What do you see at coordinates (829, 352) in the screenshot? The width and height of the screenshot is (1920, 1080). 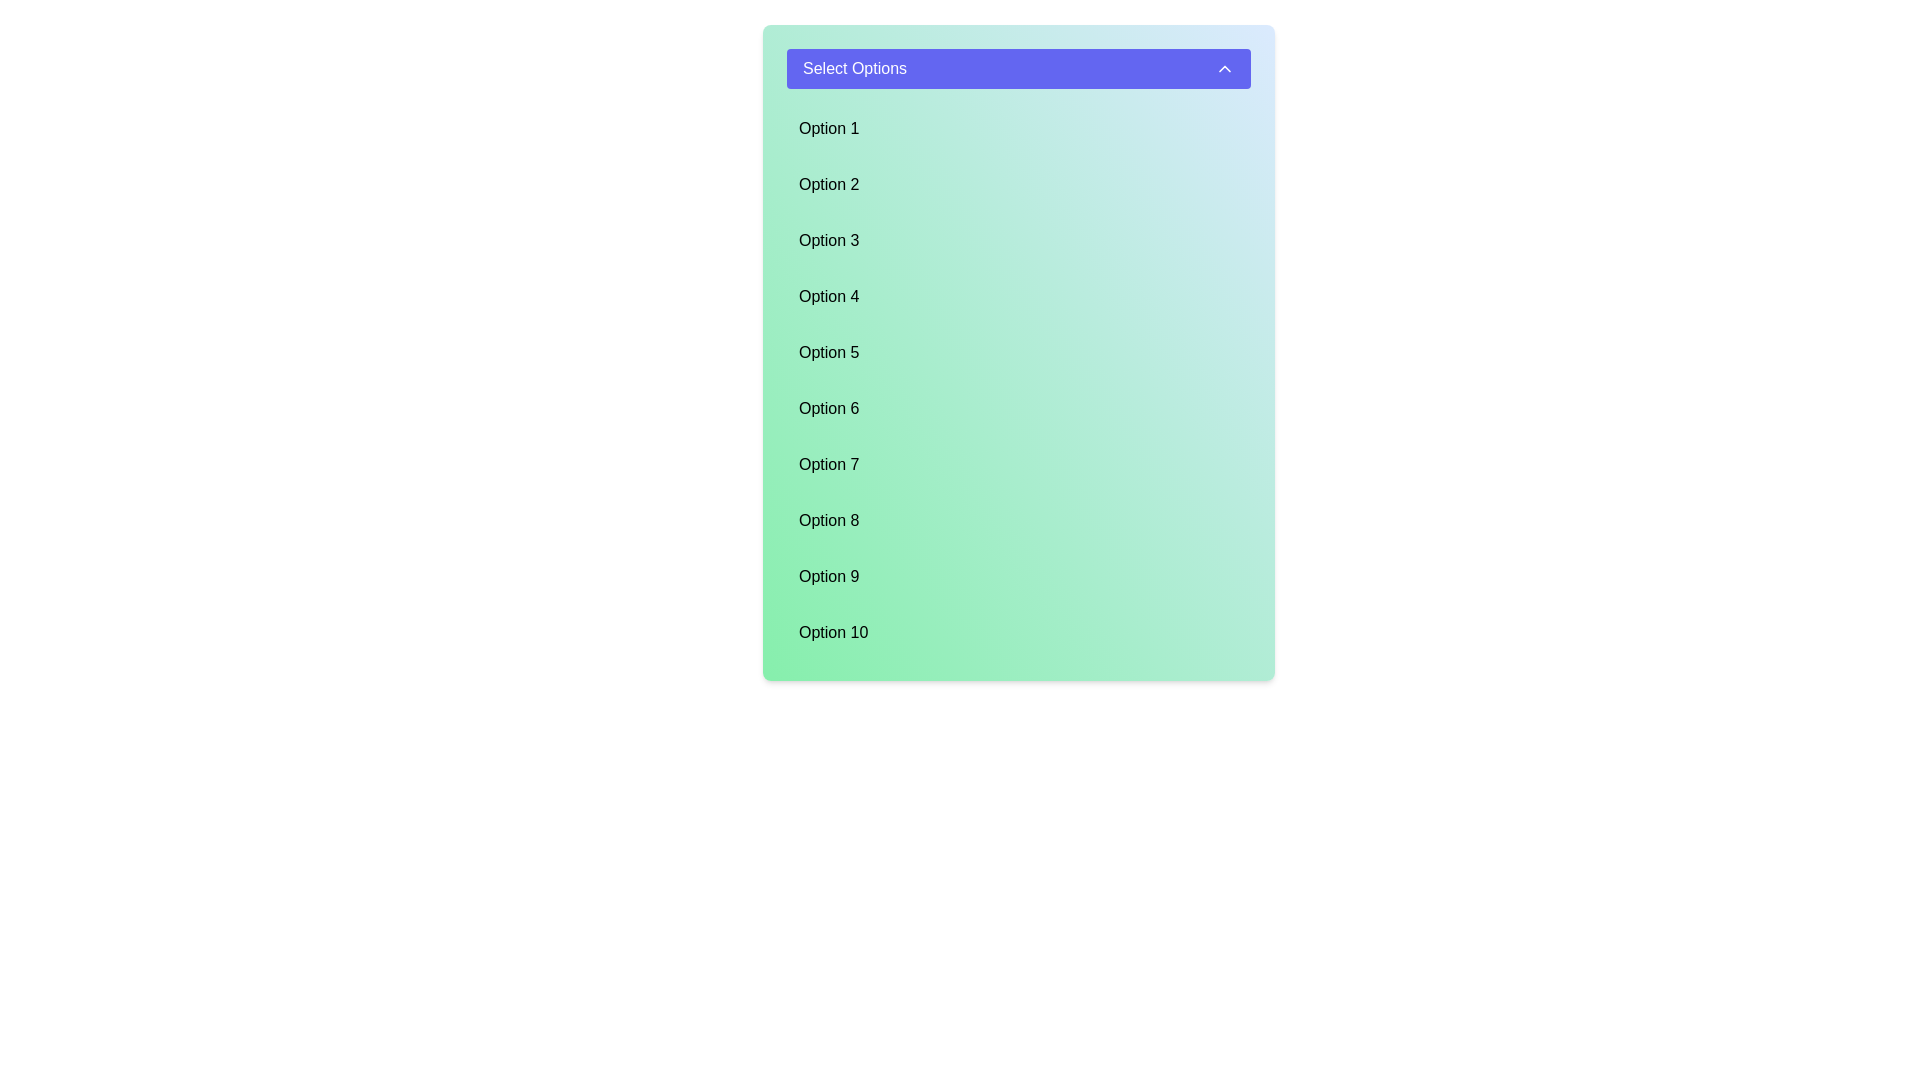 I see `the static text label reading 'Option 5' in the dropdown menu beneath the header 'Select Options'` at bounding box center [829, 352].